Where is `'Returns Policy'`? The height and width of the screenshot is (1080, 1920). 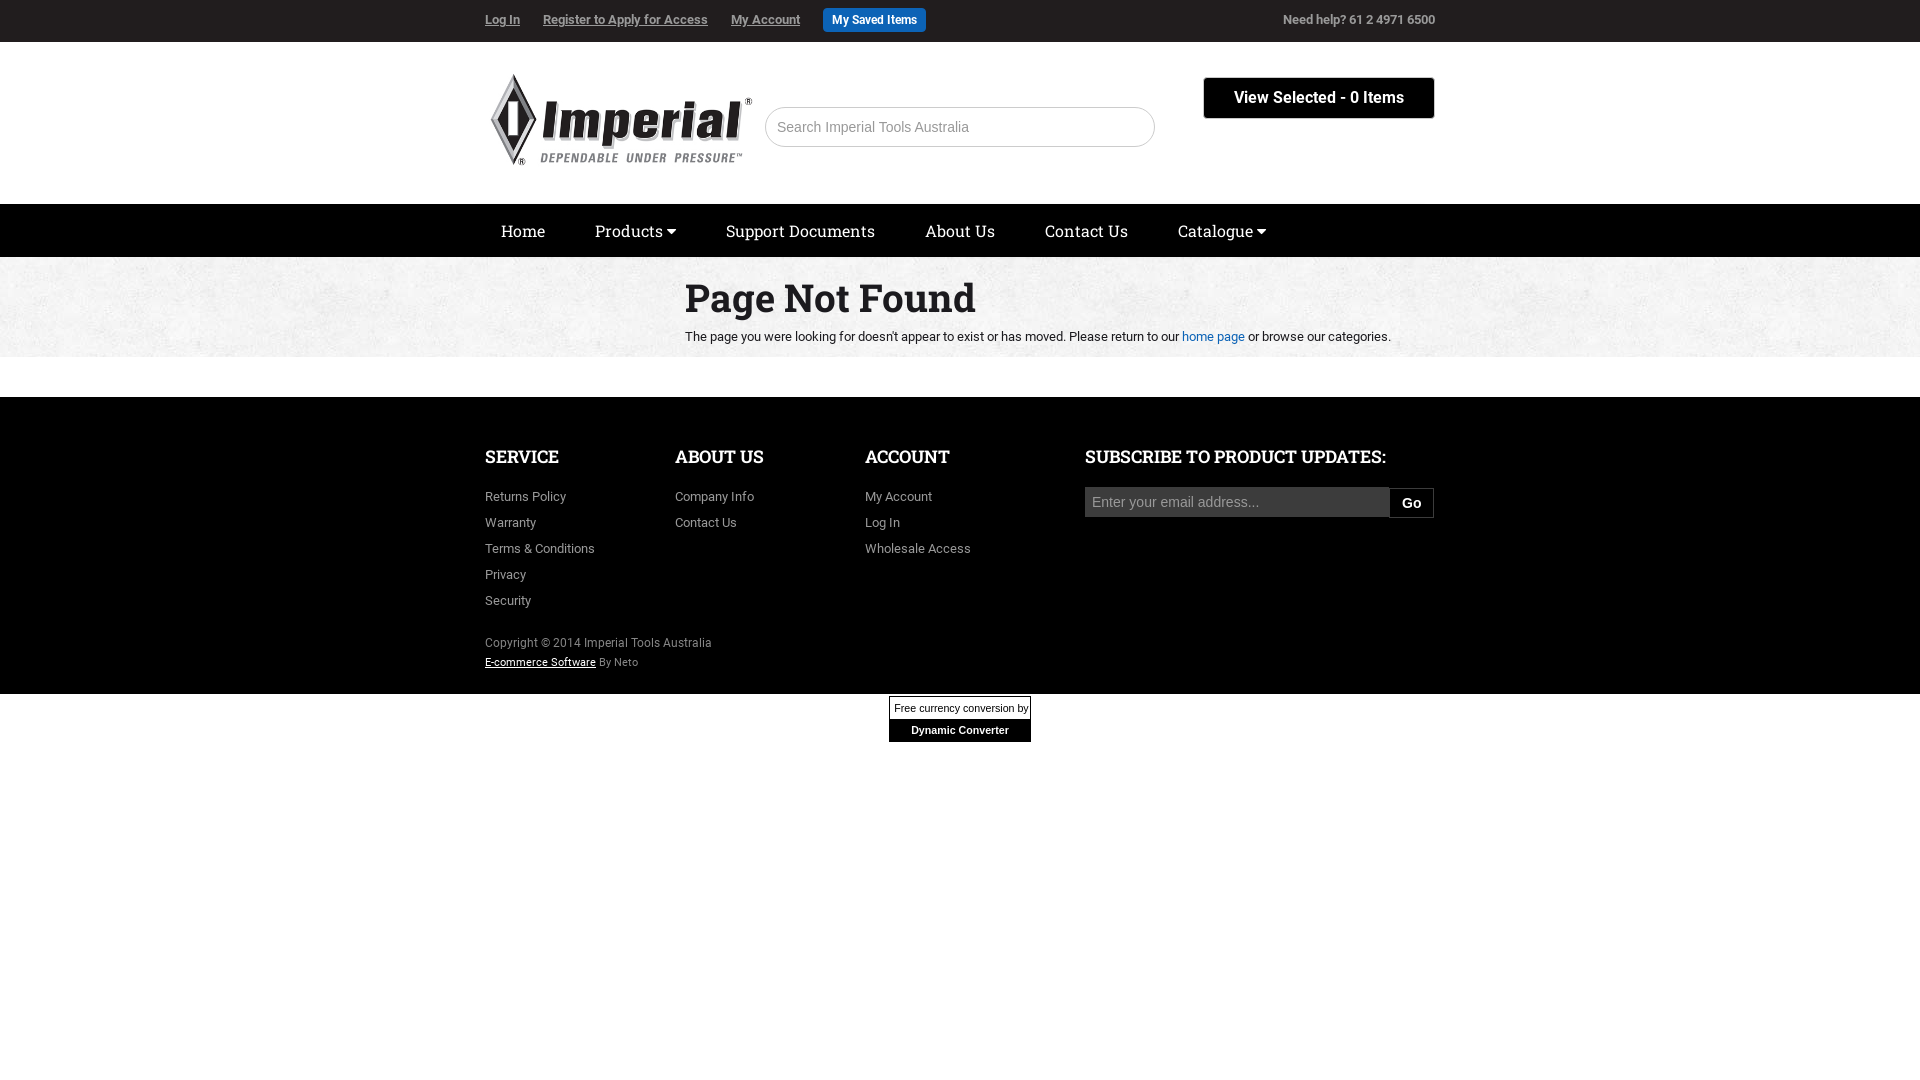 'Returns Policy' is located at coordinates (525, 495).